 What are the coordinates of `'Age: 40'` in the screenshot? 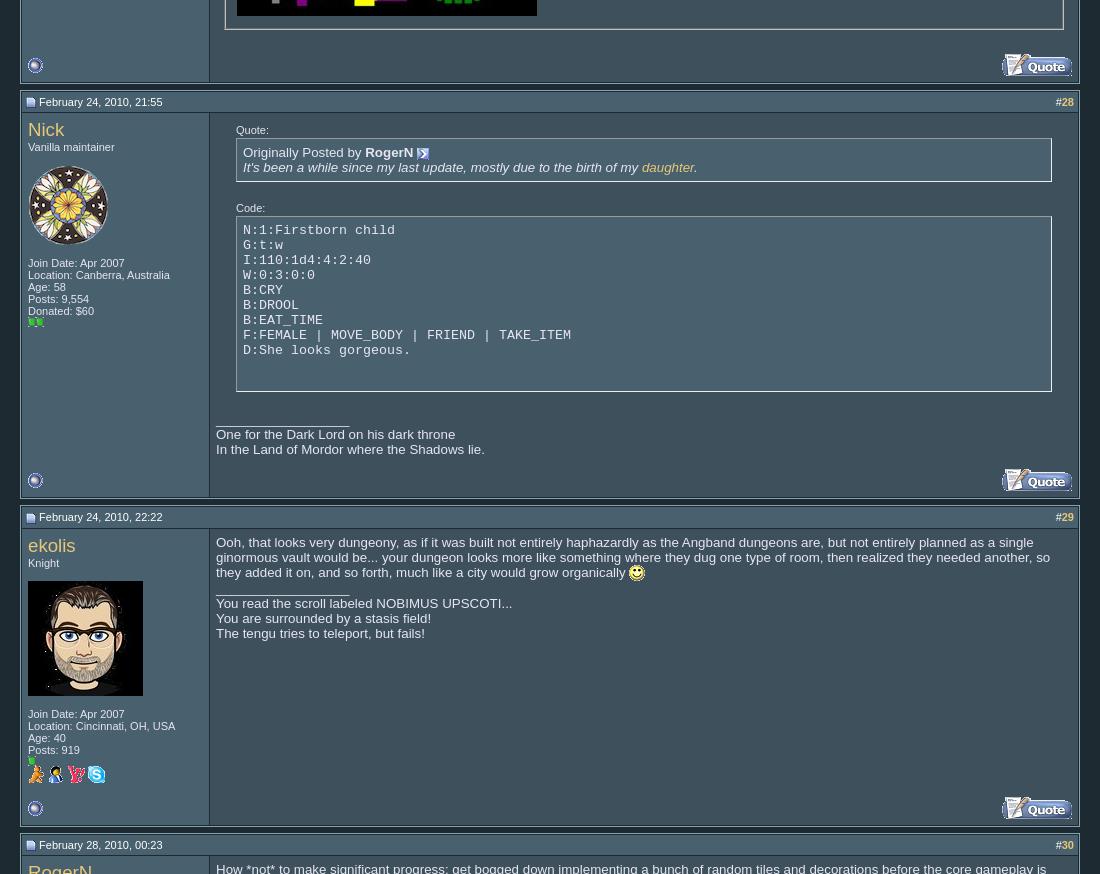 It's located at (27, 735).